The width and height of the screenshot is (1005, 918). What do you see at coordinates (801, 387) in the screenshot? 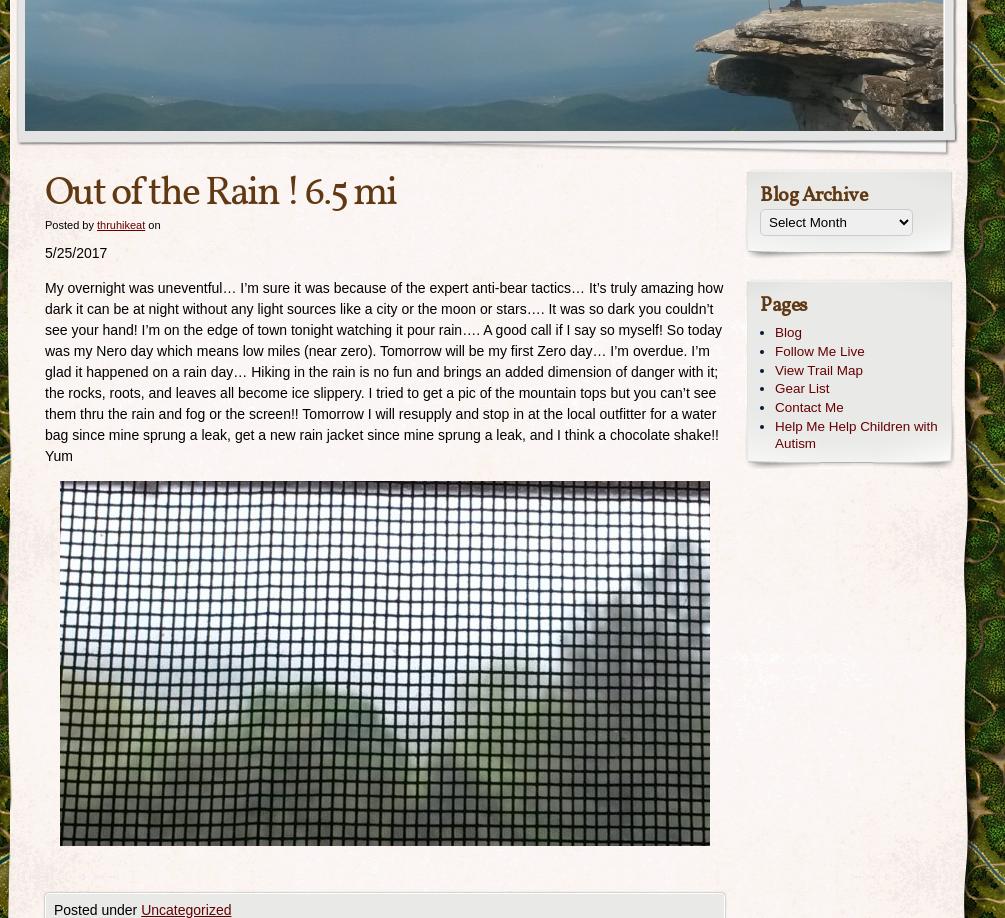
I see `'Gear List'` at bounding box center [801, 387].